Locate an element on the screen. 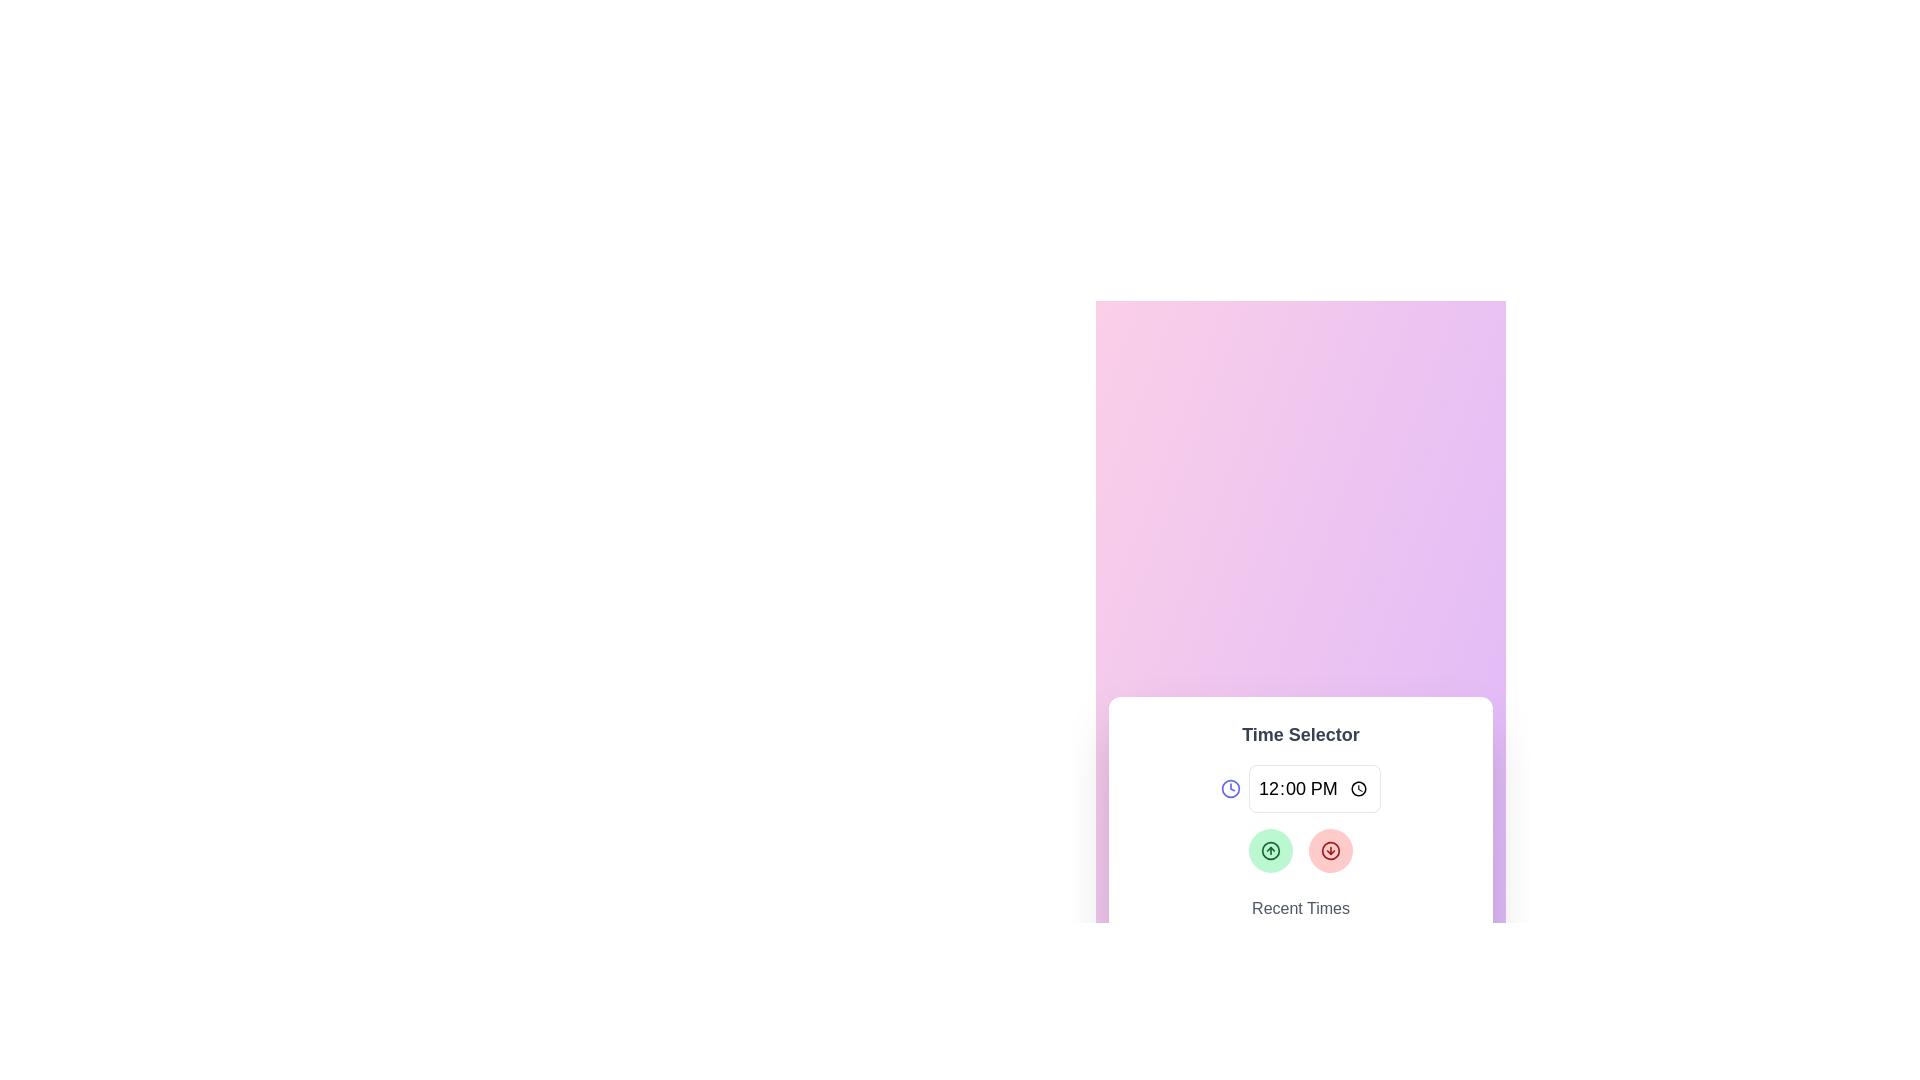  the circular element with a red upward arrow, which represents an upward direction or increase, located below the text input field is located at coordinates (1270, 851).